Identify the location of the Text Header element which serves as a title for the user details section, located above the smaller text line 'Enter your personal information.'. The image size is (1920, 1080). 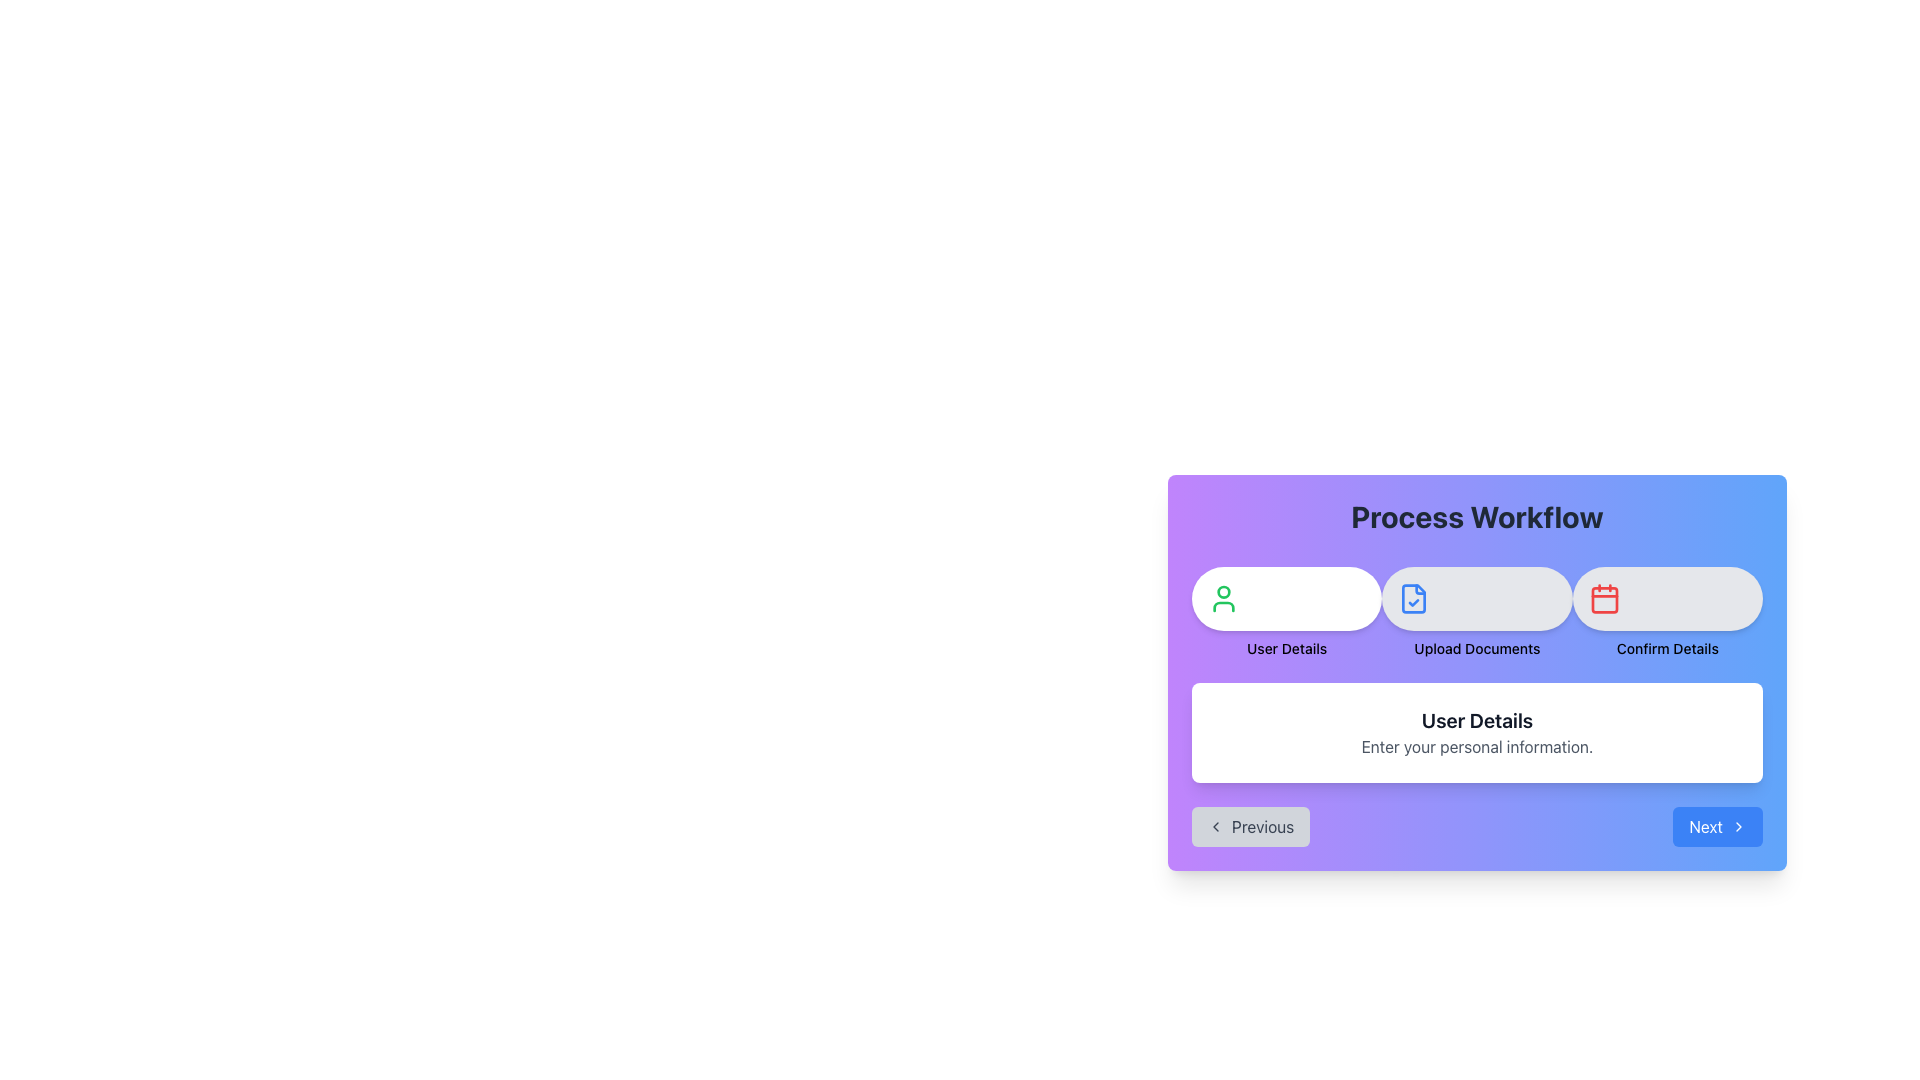
(1477, 721).